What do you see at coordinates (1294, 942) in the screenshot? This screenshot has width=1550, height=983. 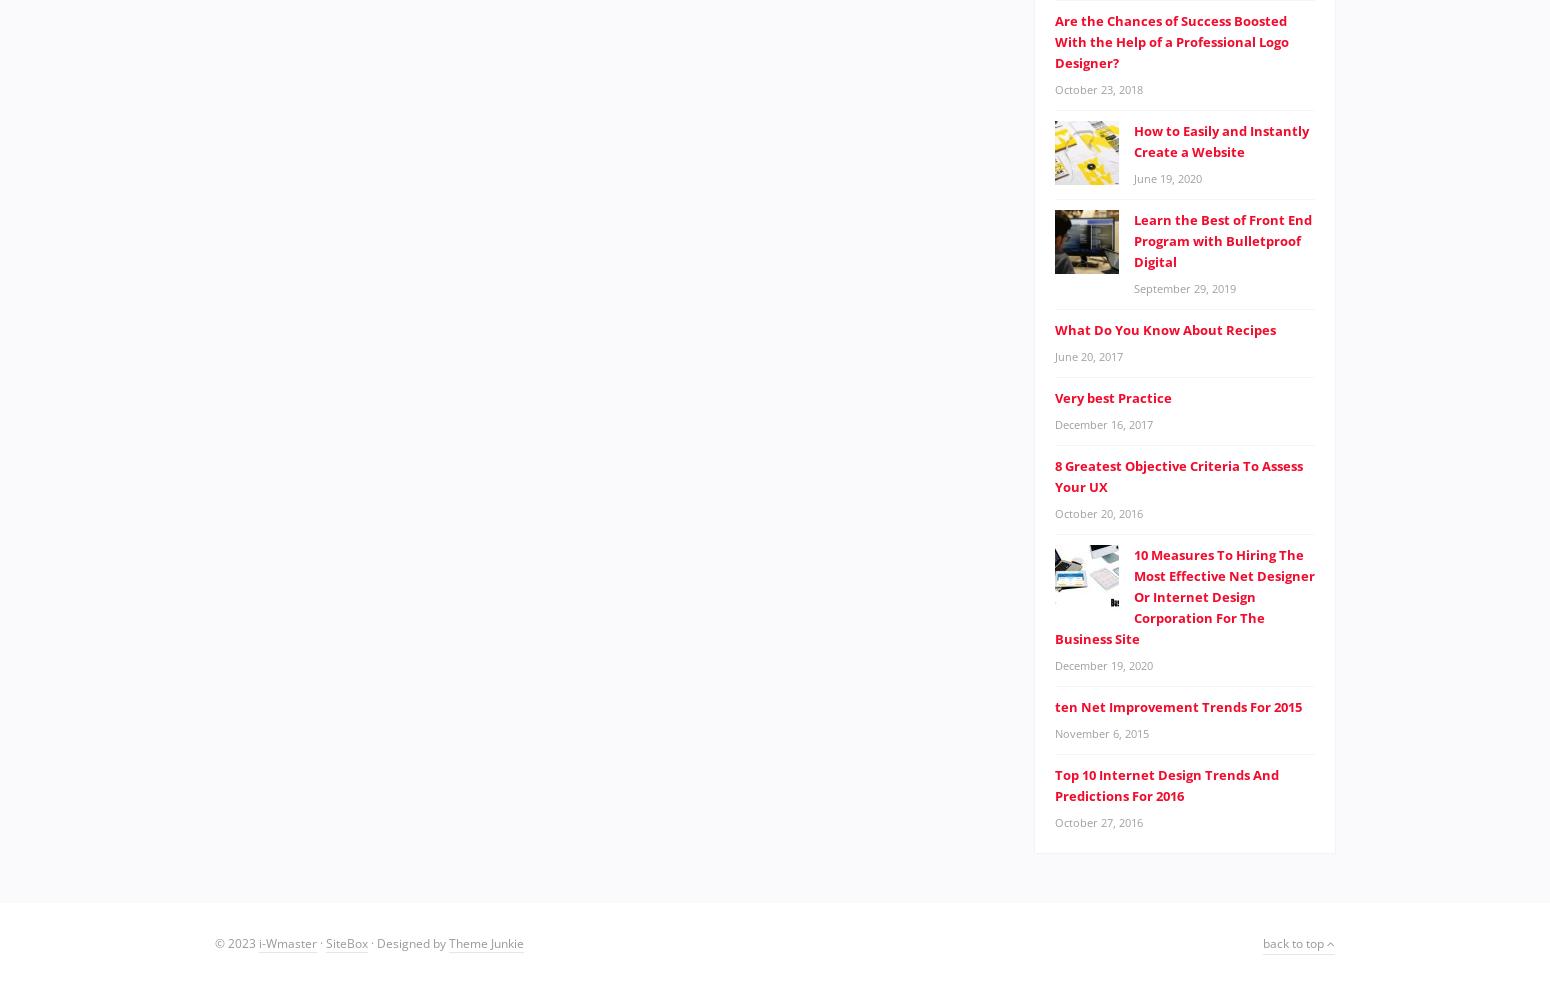 I see `'back to top'` at bounding box center [1294, 942].